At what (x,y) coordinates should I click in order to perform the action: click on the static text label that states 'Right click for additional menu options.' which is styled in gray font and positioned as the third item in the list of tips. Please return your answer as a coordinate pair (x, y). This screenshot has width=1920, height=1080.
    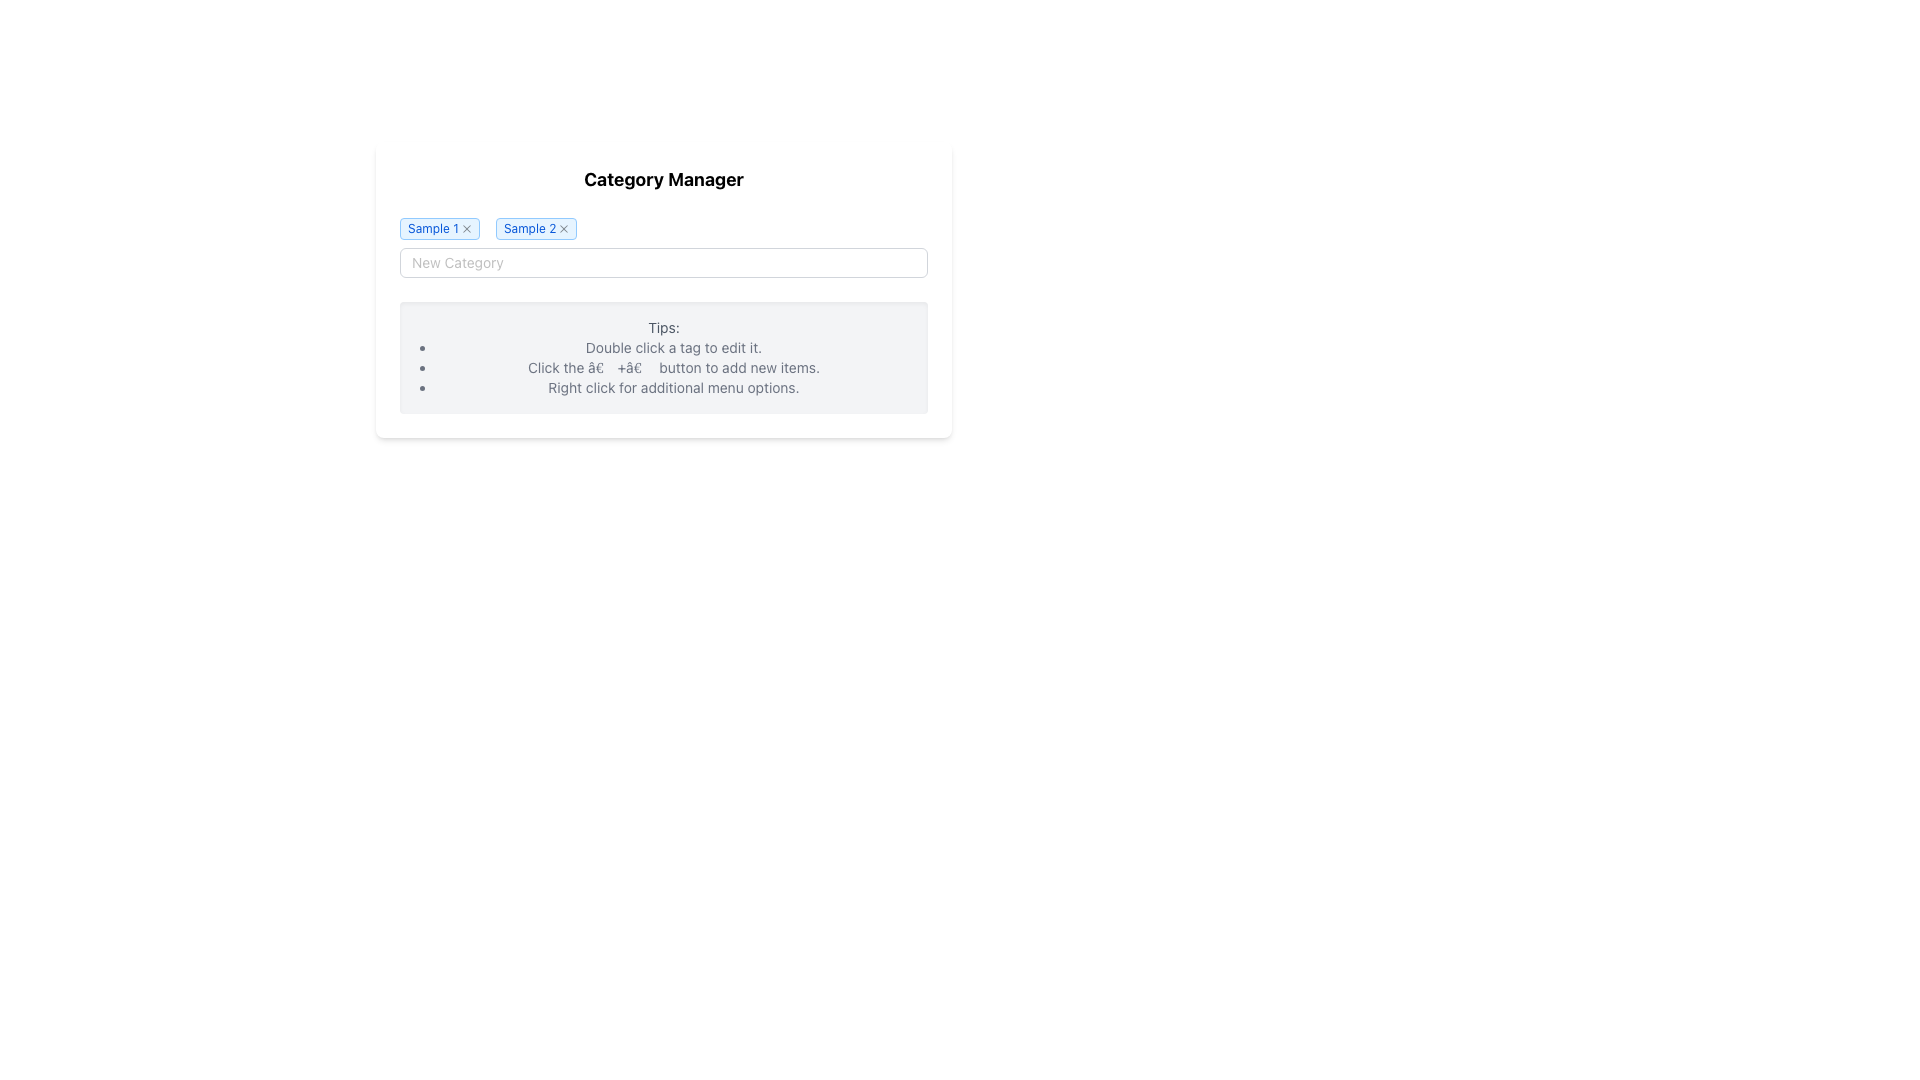
    Looking at the image, I should click on (673, 388).